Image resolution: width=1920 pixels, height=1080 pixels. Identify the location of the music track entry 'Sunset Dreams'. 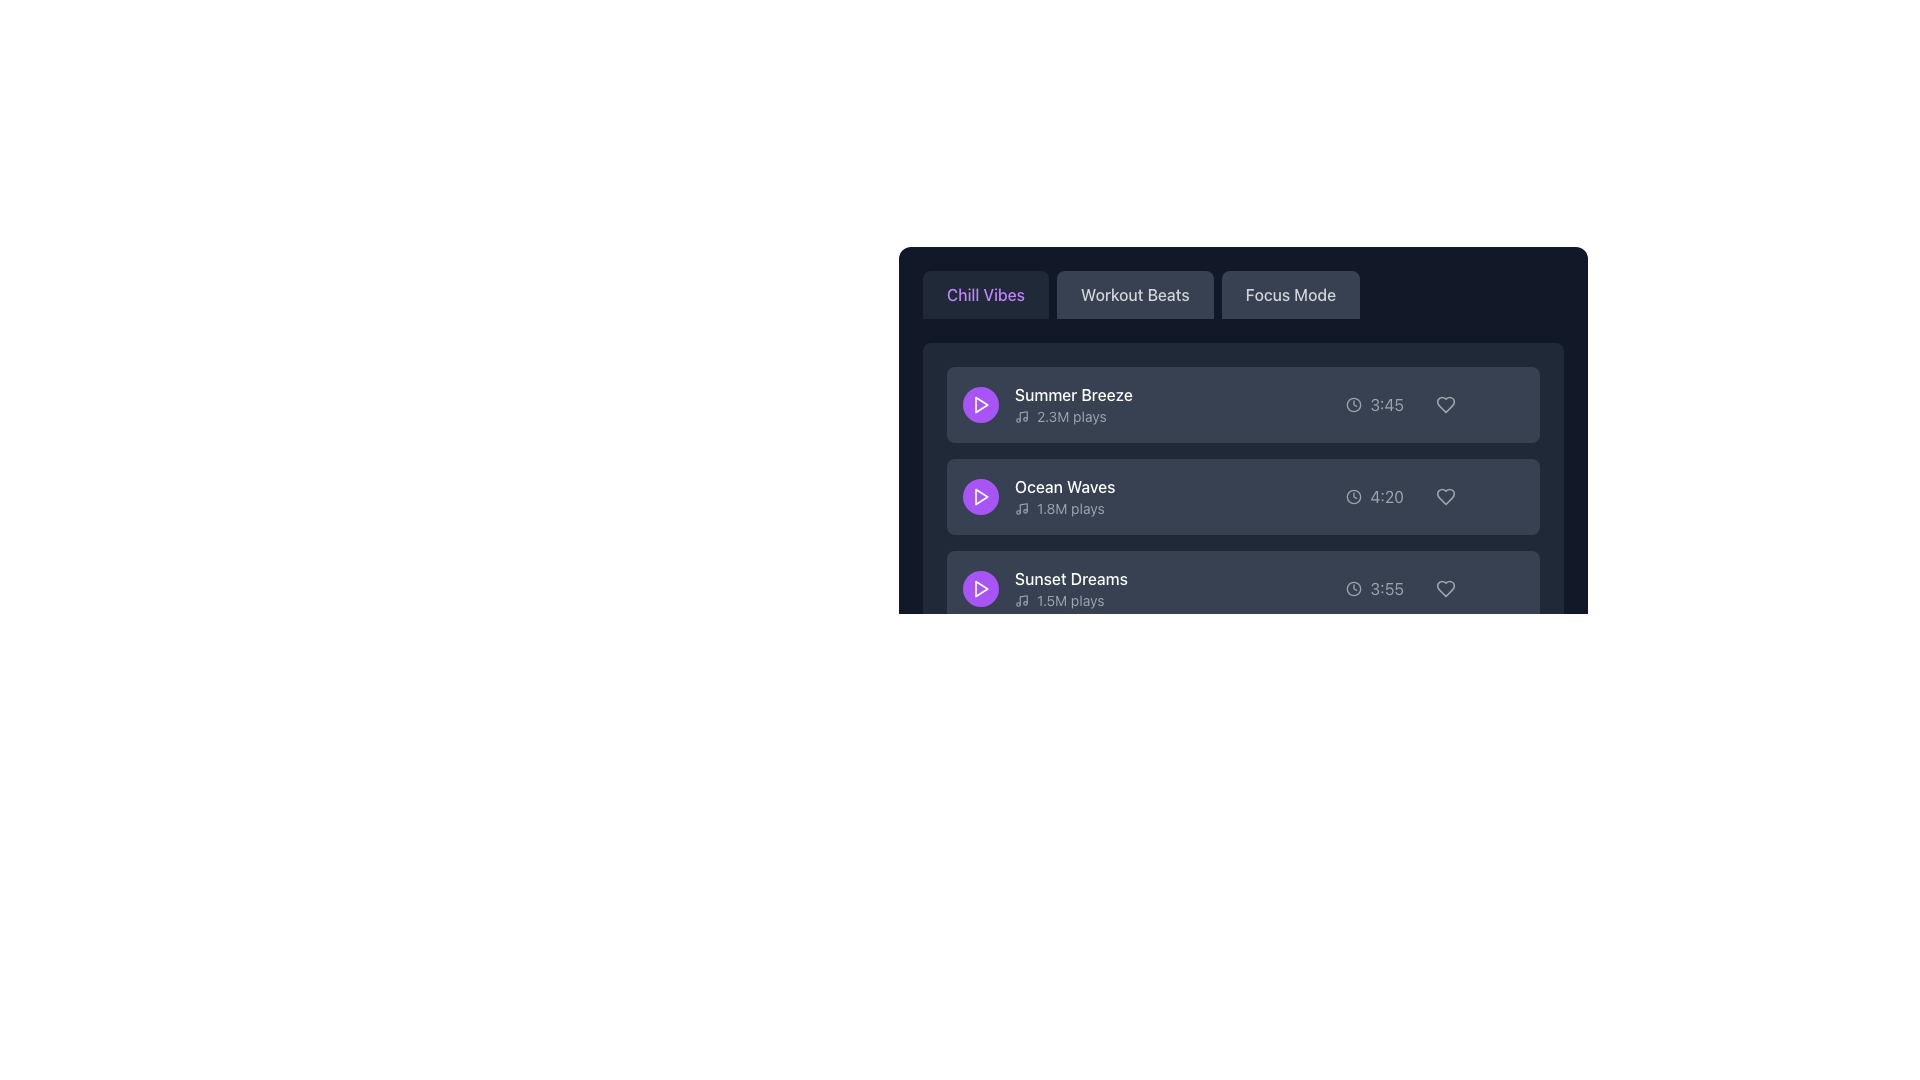
(1044, 588).